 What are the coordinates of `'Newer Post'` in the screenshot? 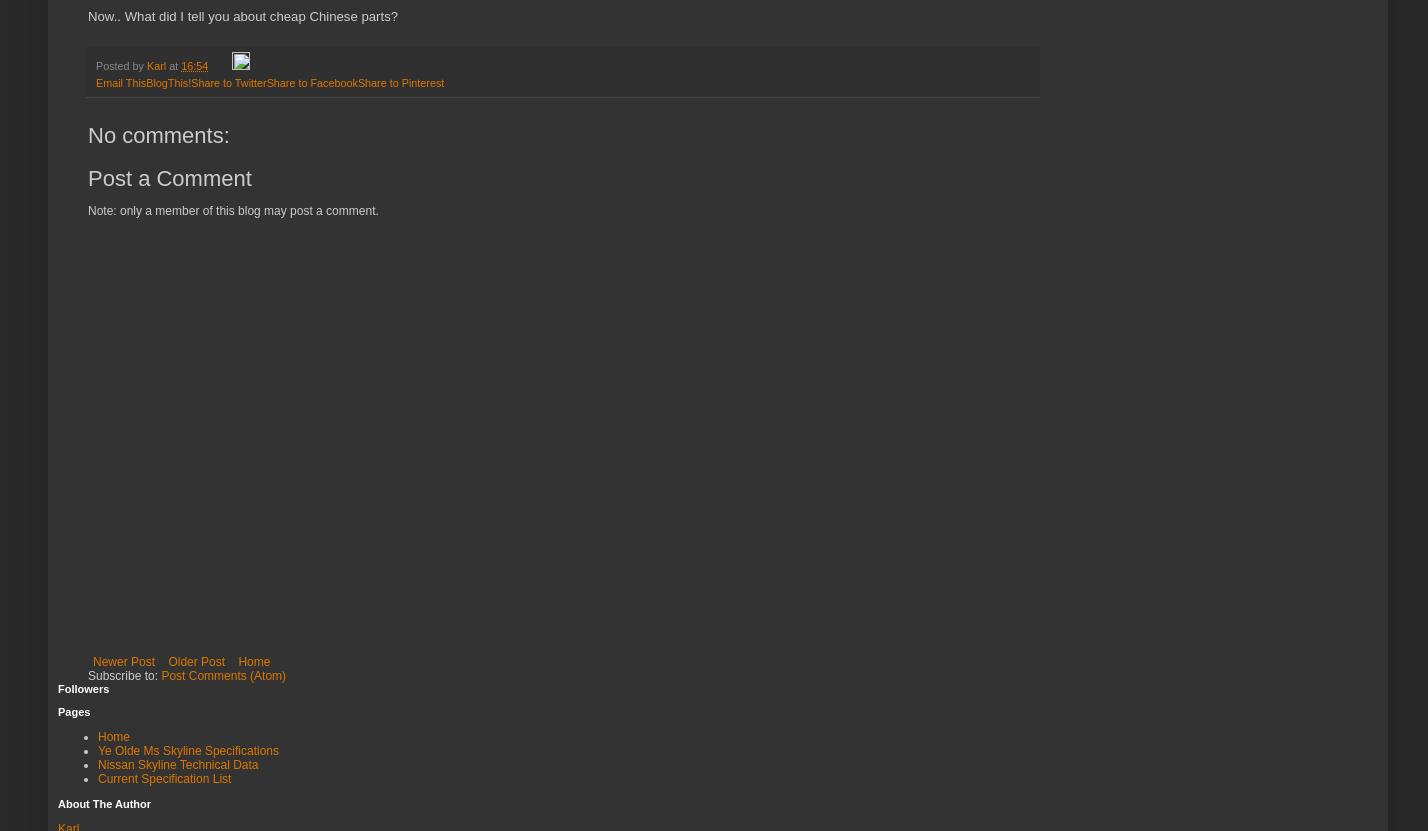 It's located at (91, 660).